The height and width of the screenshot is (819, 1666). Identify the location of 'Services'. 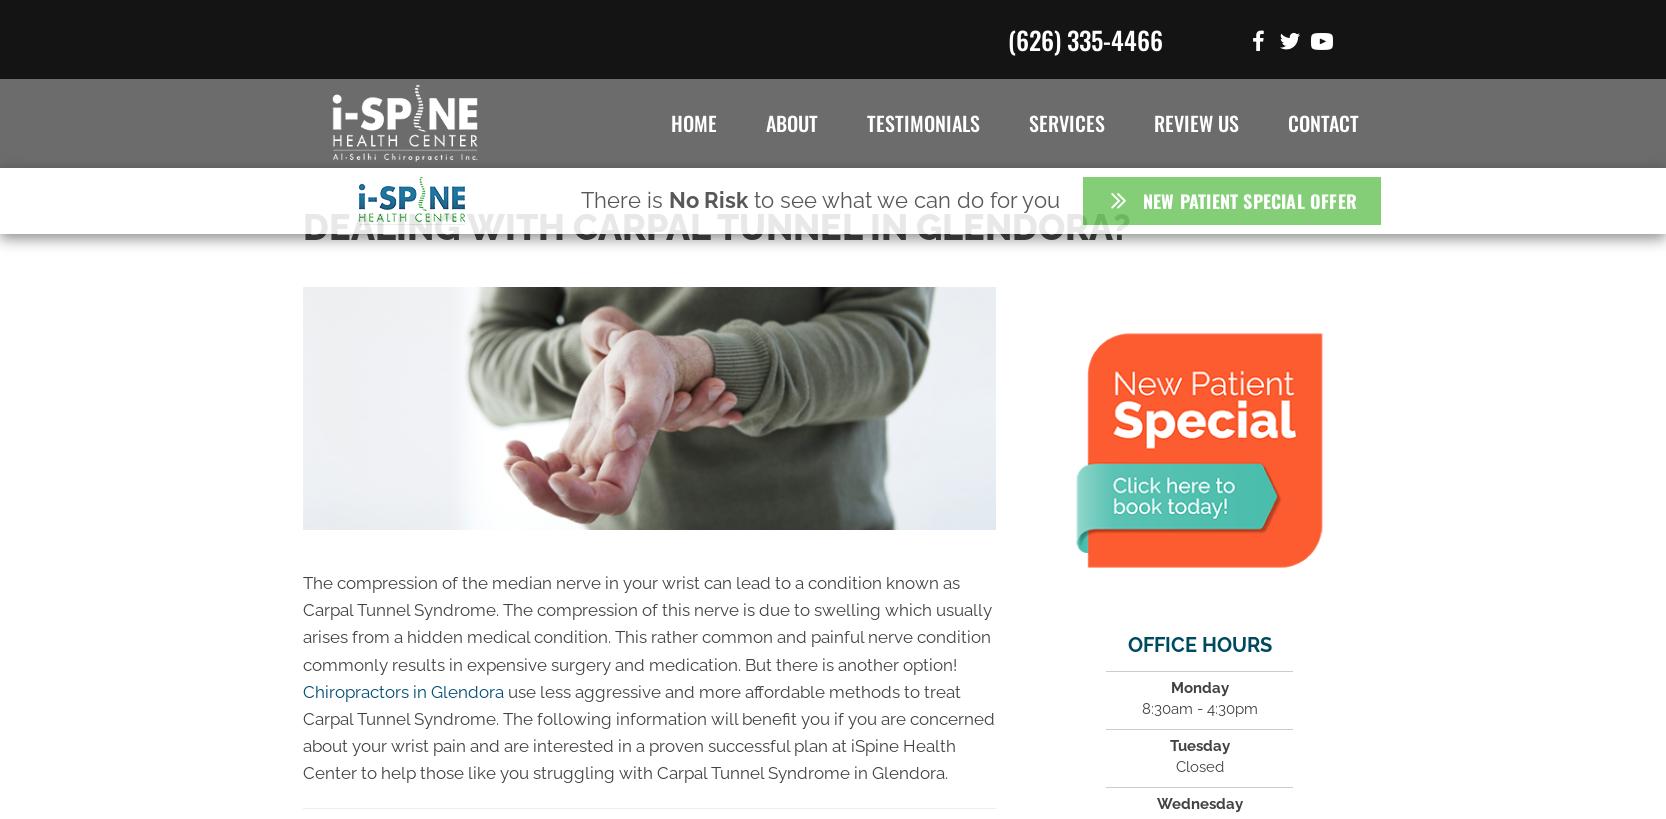
(1066, 122).